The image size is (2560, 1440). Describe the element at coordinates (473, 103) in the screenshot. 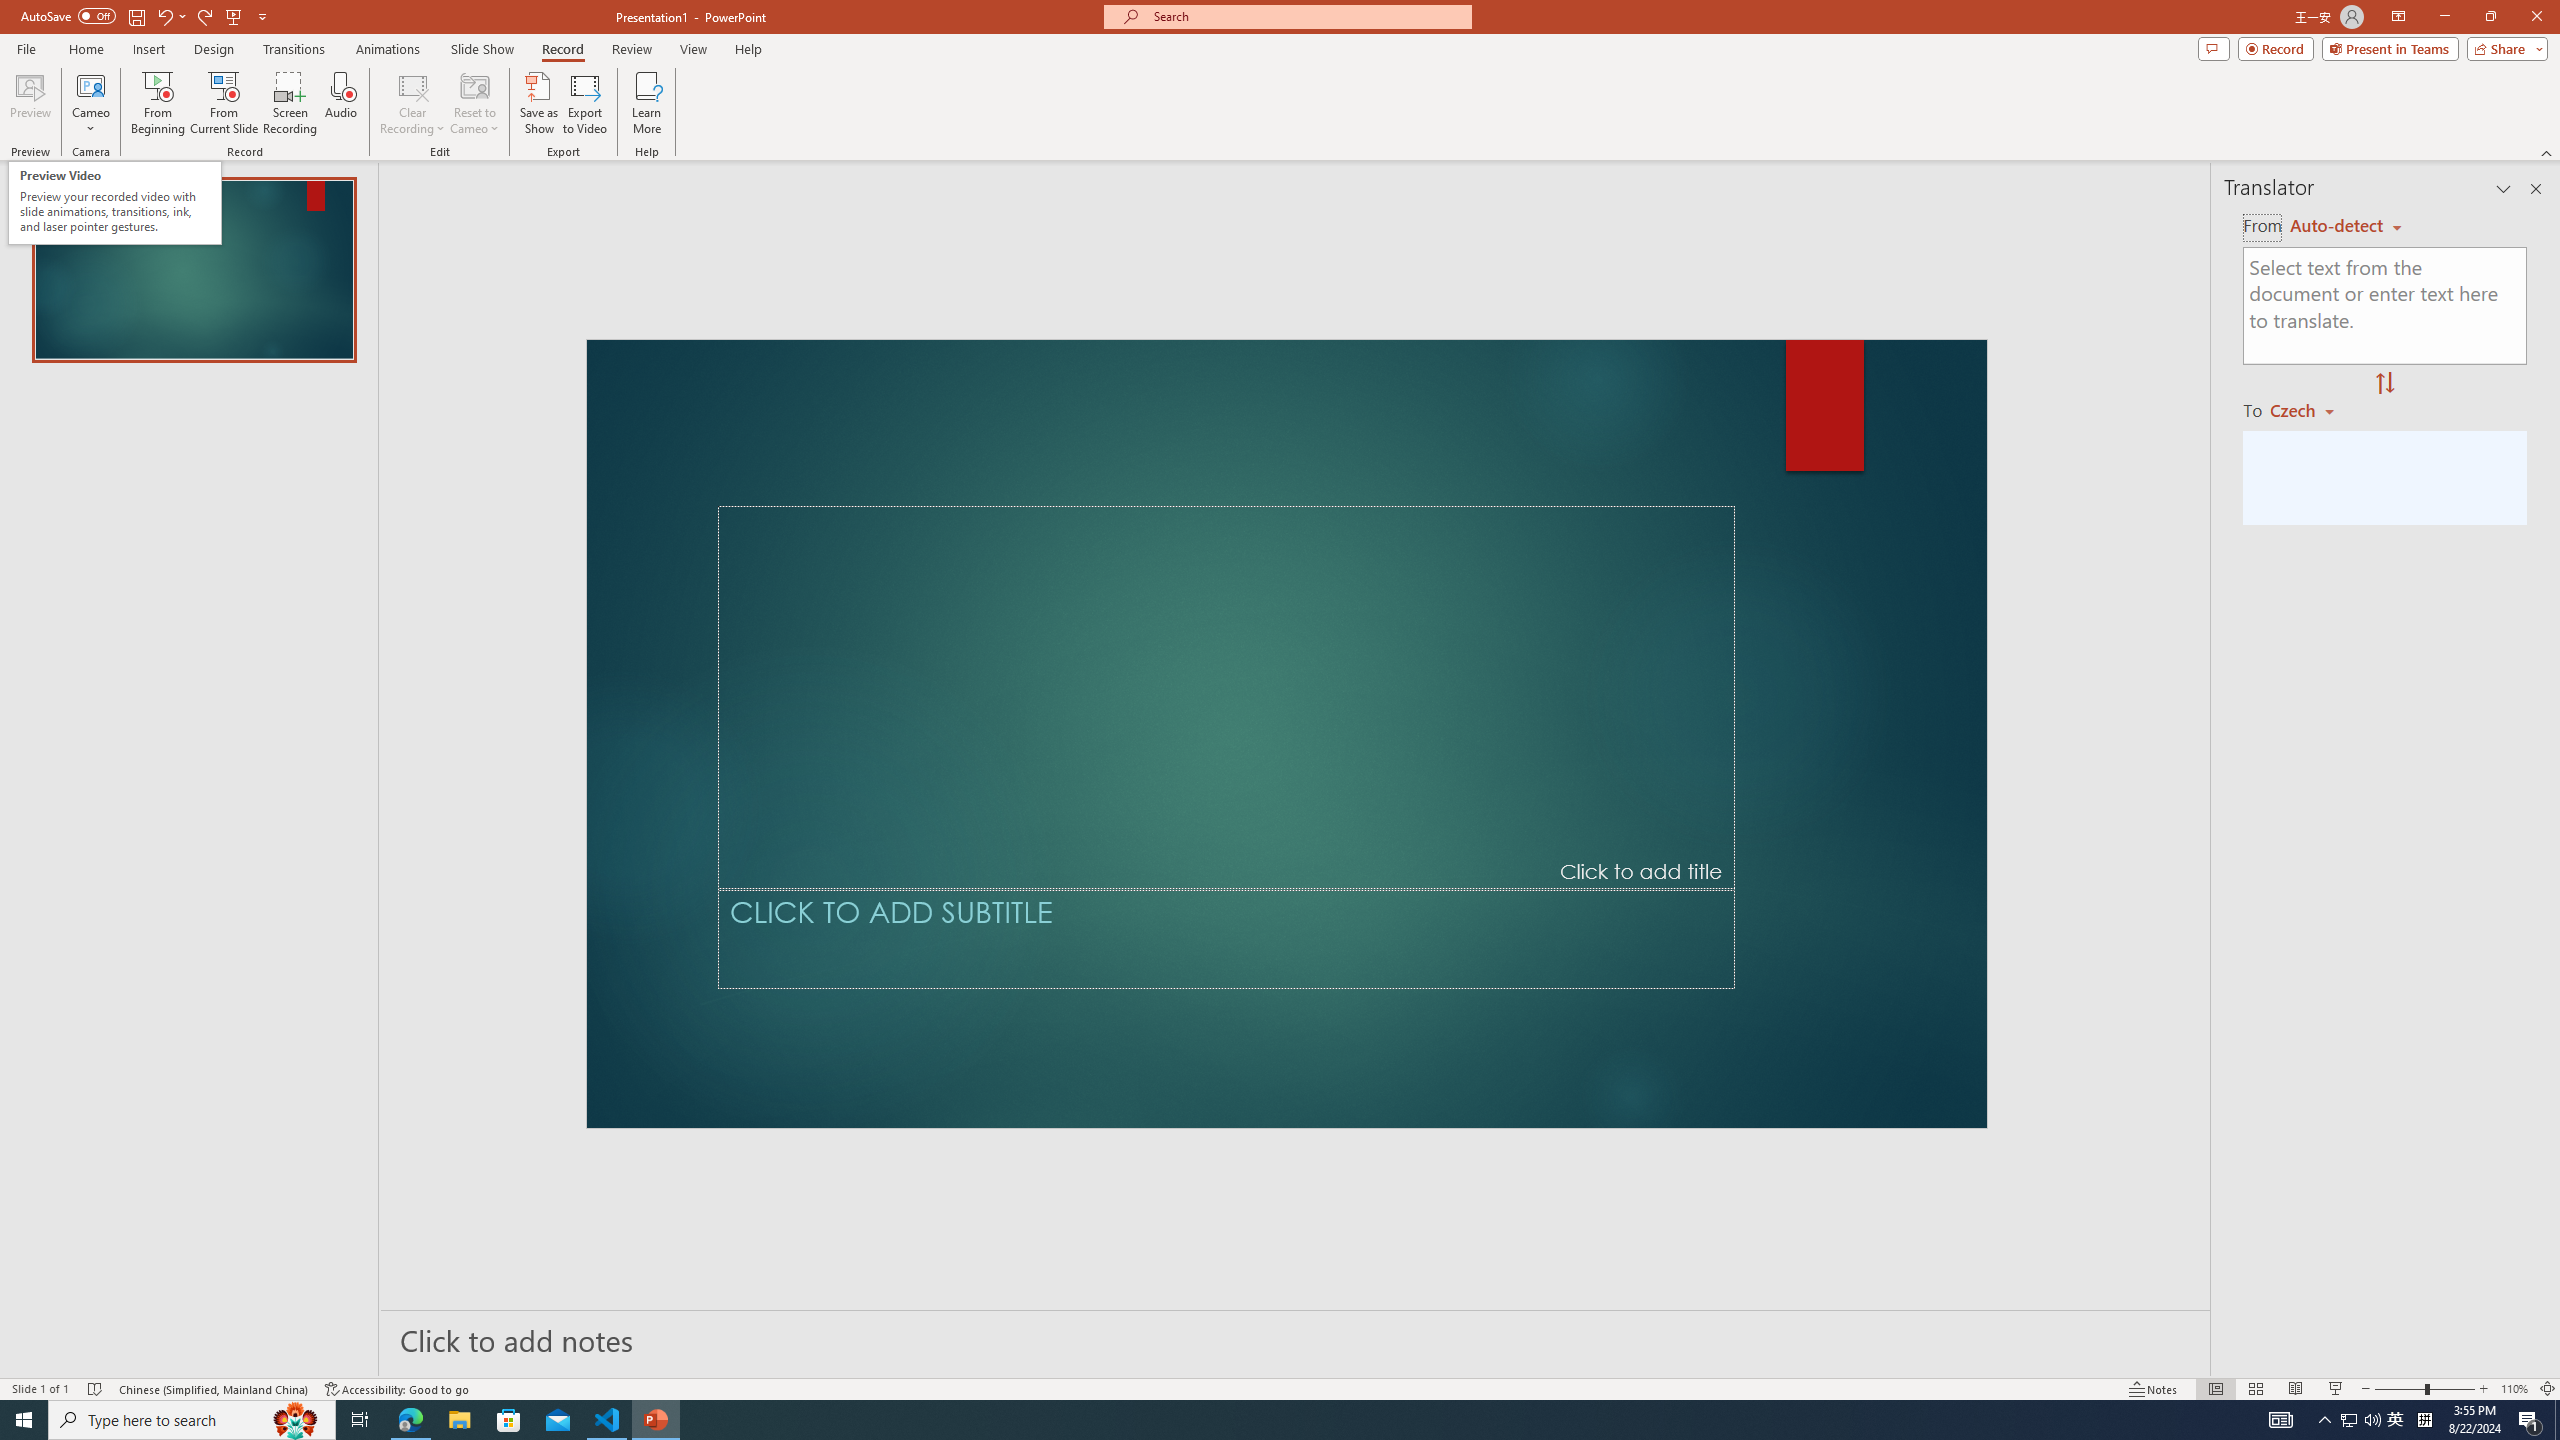

I see `'Reset to Cameo'` at that location.